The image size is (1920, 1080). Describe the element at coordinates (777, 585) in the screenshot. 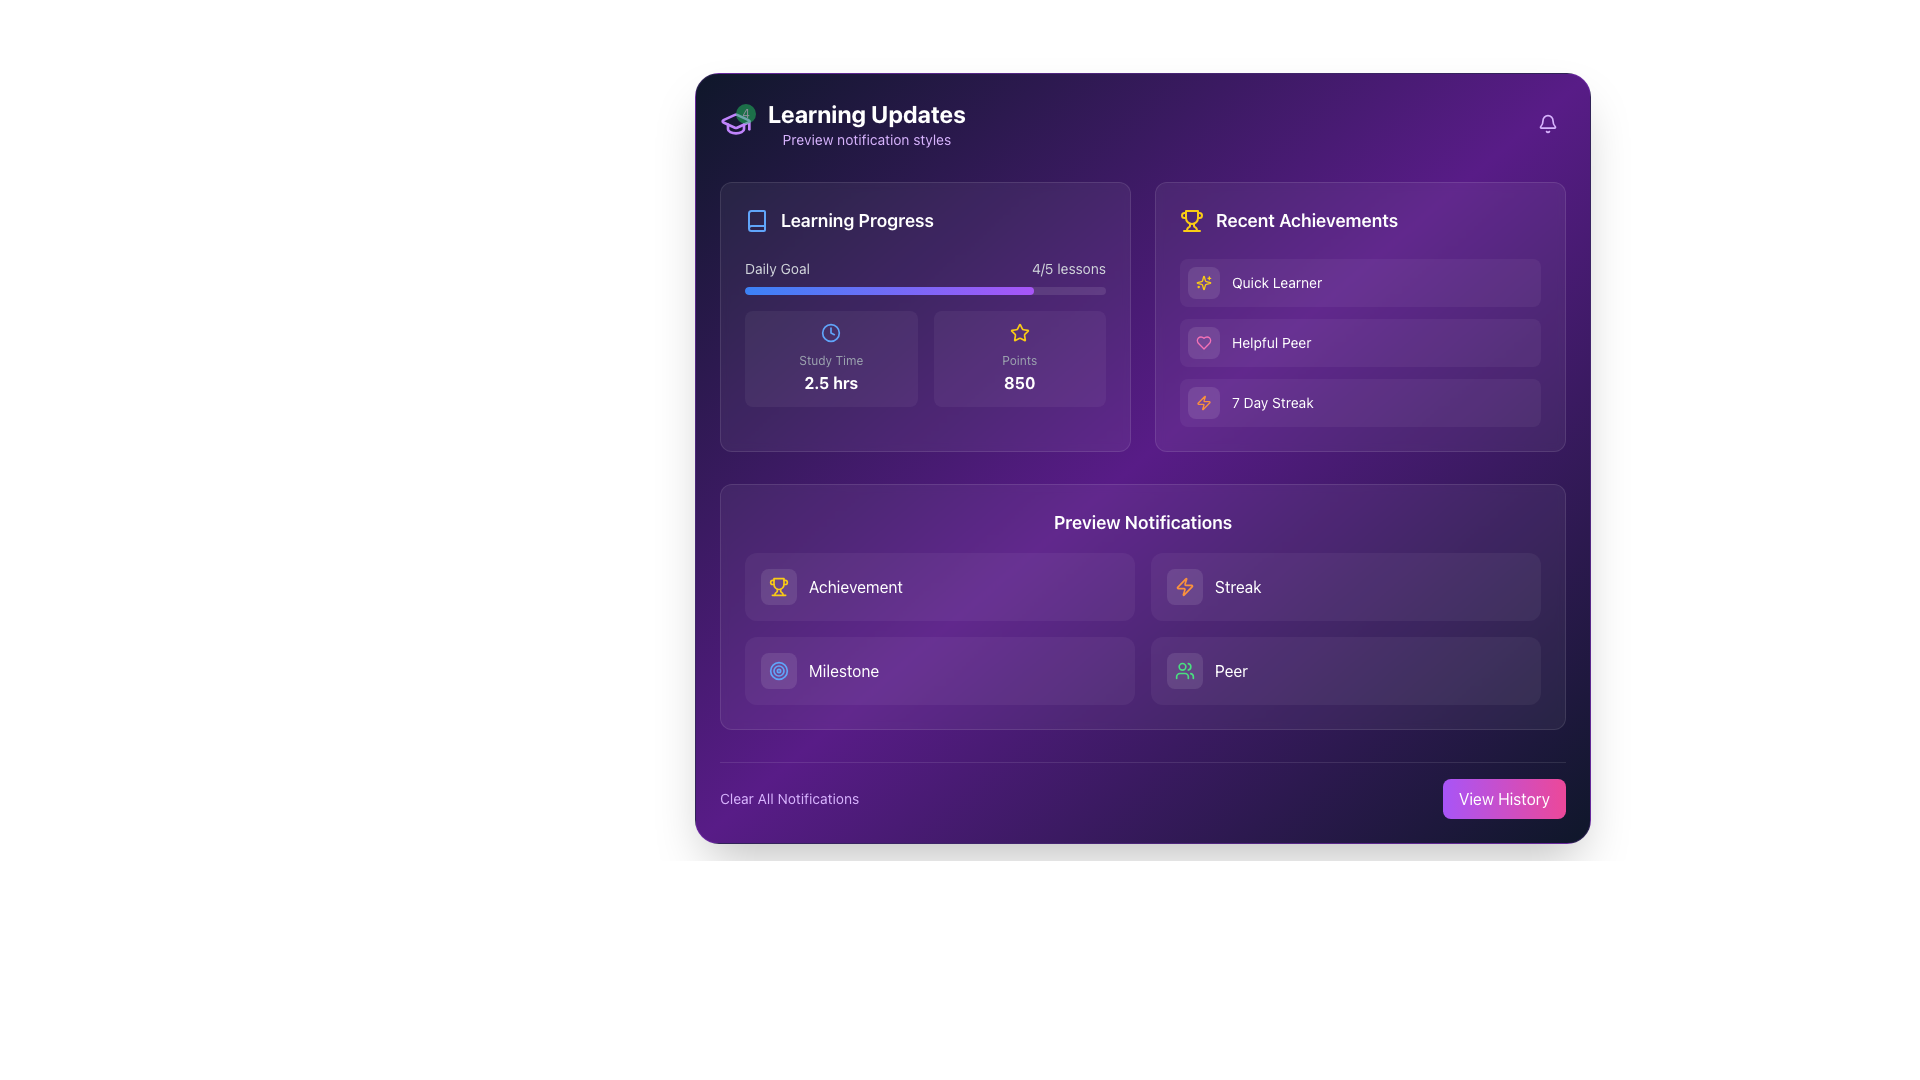

I see `the trophy-shaped icon in the 'Achievement' button located in the bottom-left section of the application interface, which is part of the 'Preview Notifications' section` at that location.